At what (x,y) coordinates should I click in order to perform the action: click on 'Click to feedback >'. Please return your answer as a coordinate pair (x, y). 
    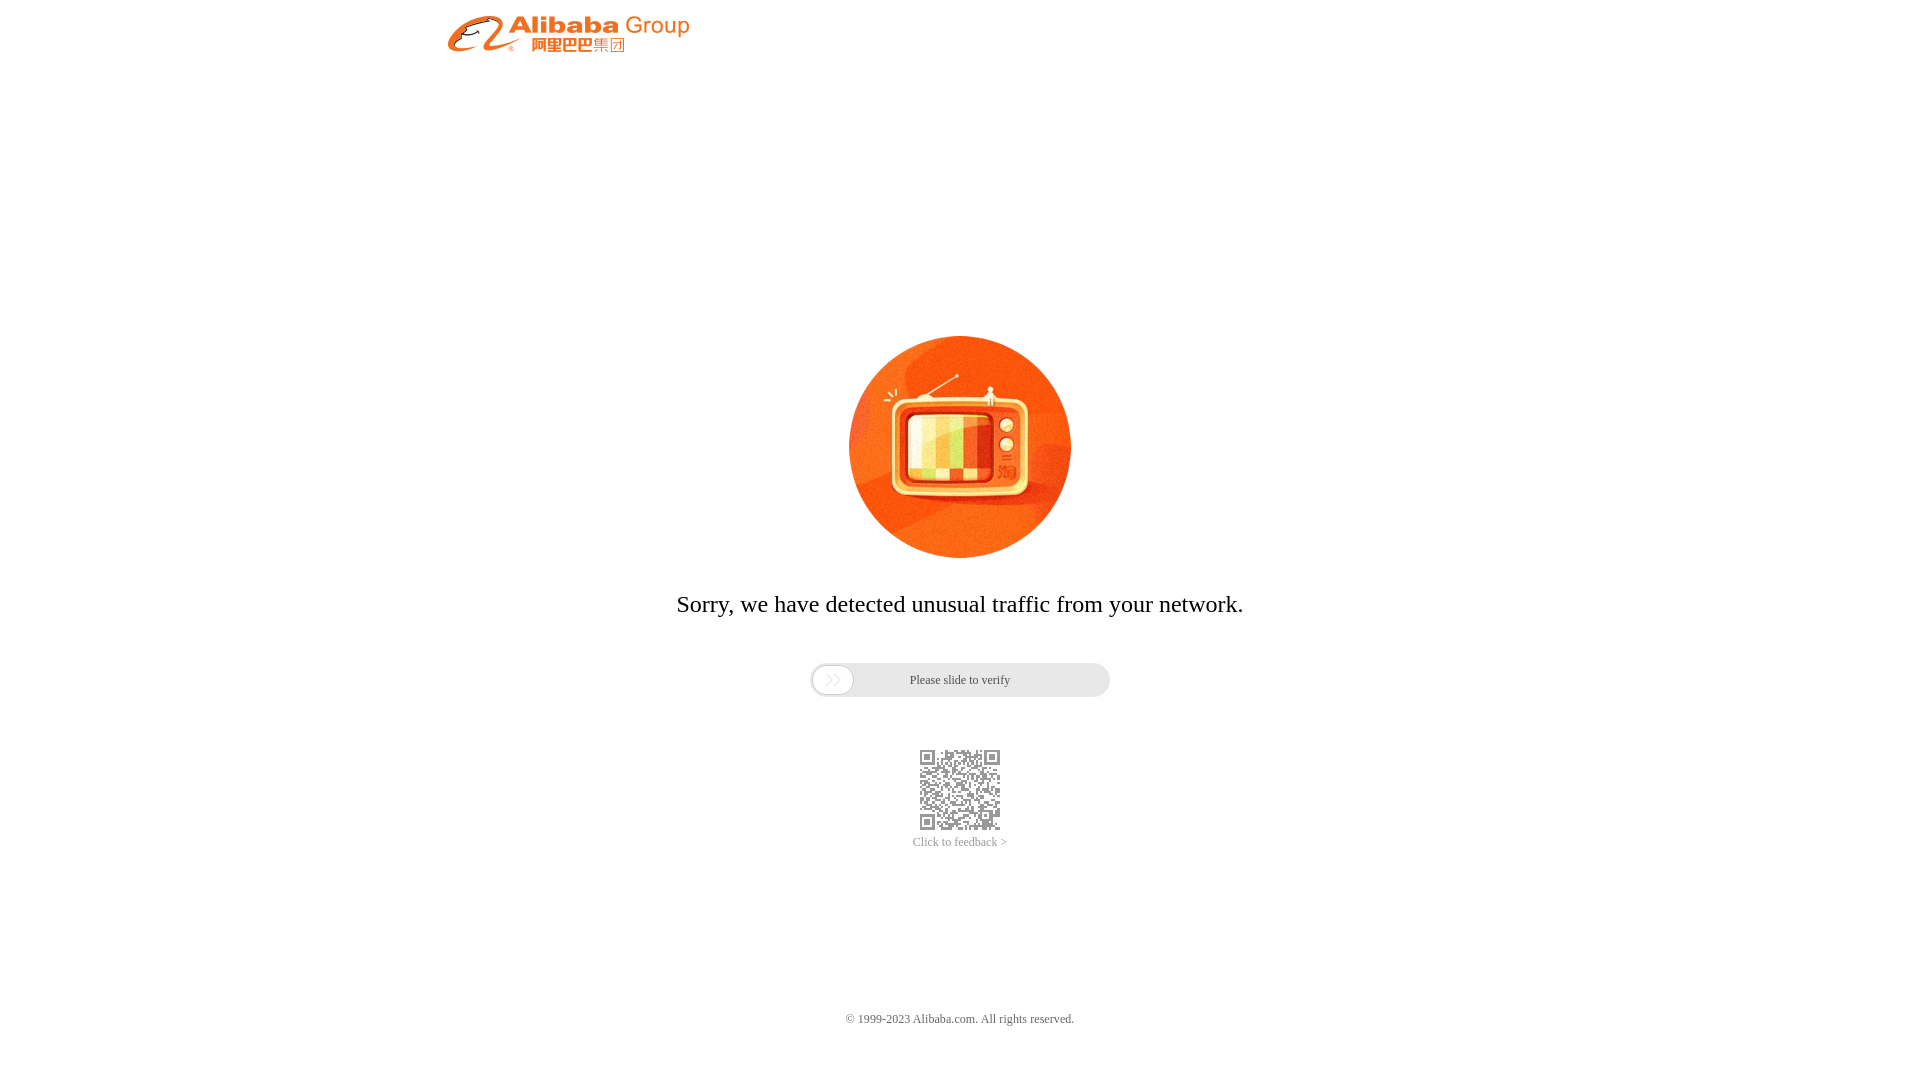
    Looking at the image, I should click on (911, 842).